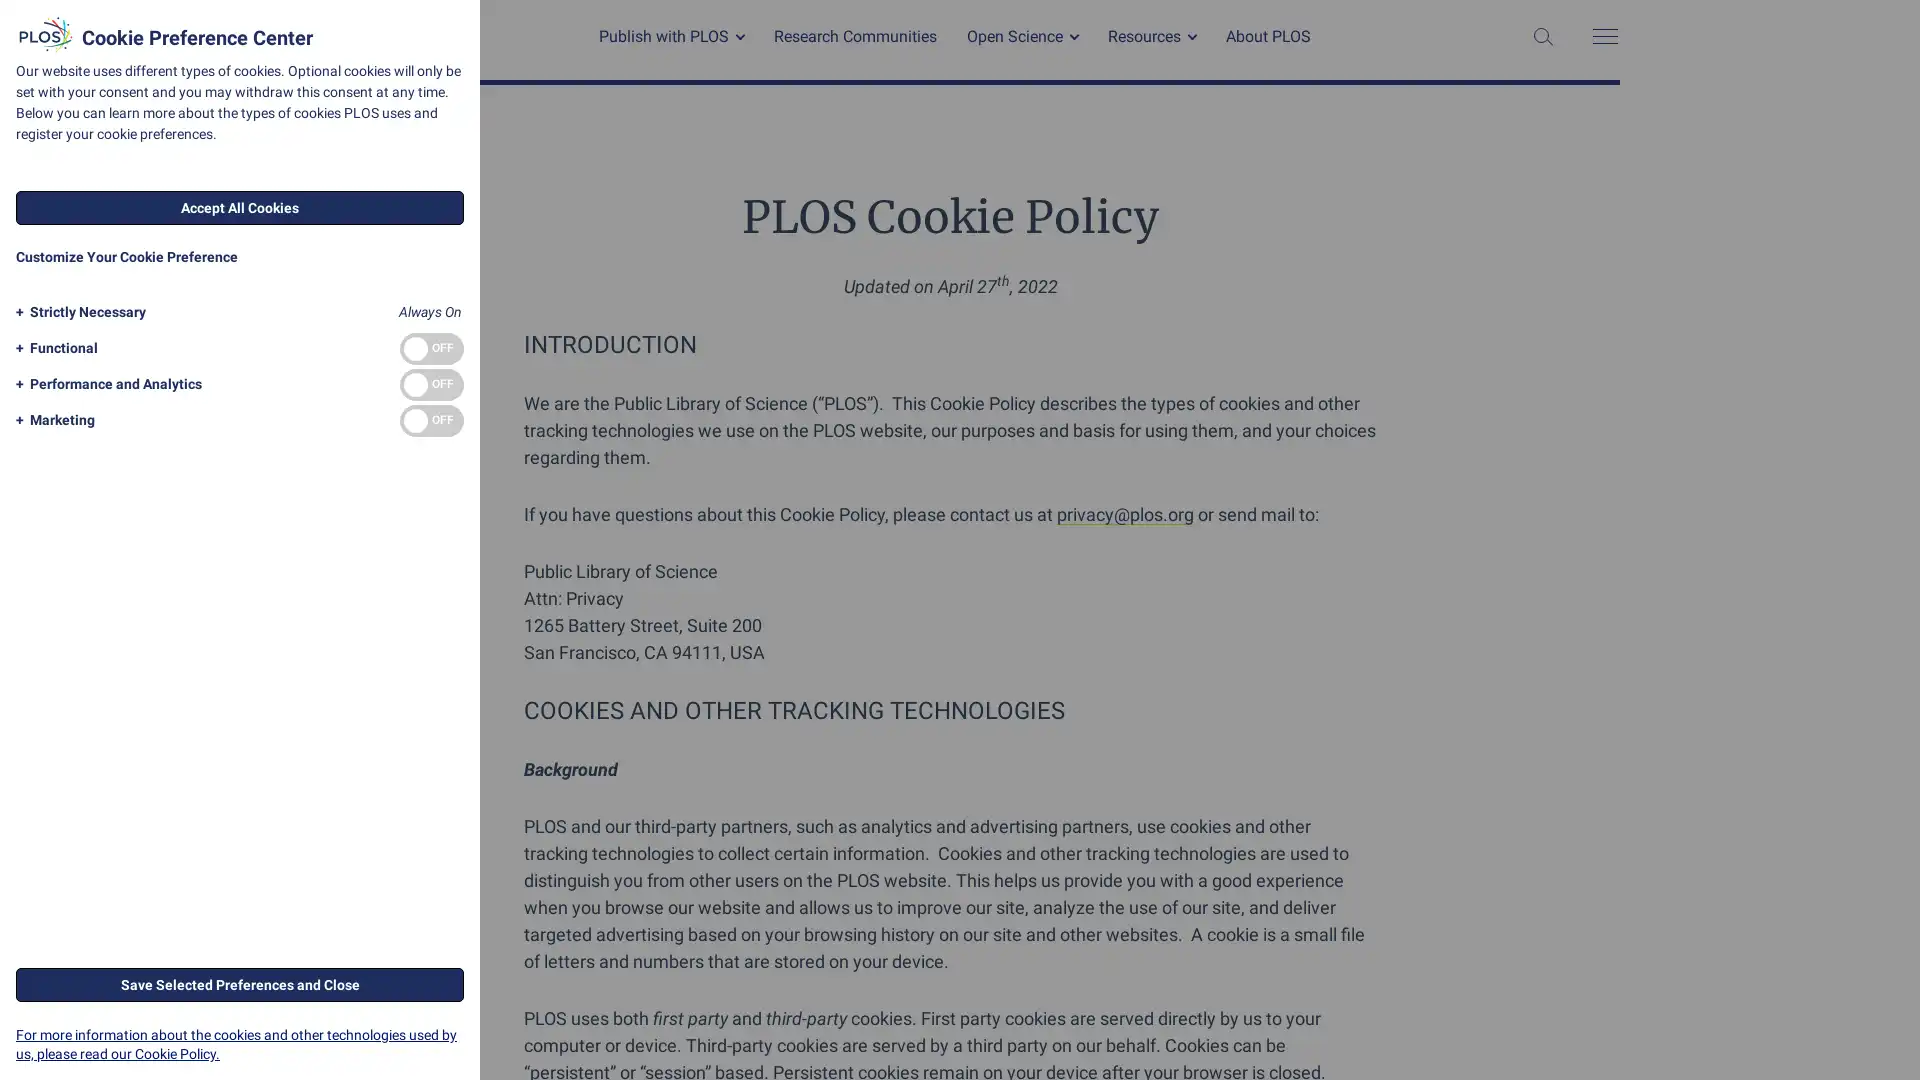  Describe the element at coordinates (240, 208) in the screenshot. I see `Accept All Cookies` at that location.